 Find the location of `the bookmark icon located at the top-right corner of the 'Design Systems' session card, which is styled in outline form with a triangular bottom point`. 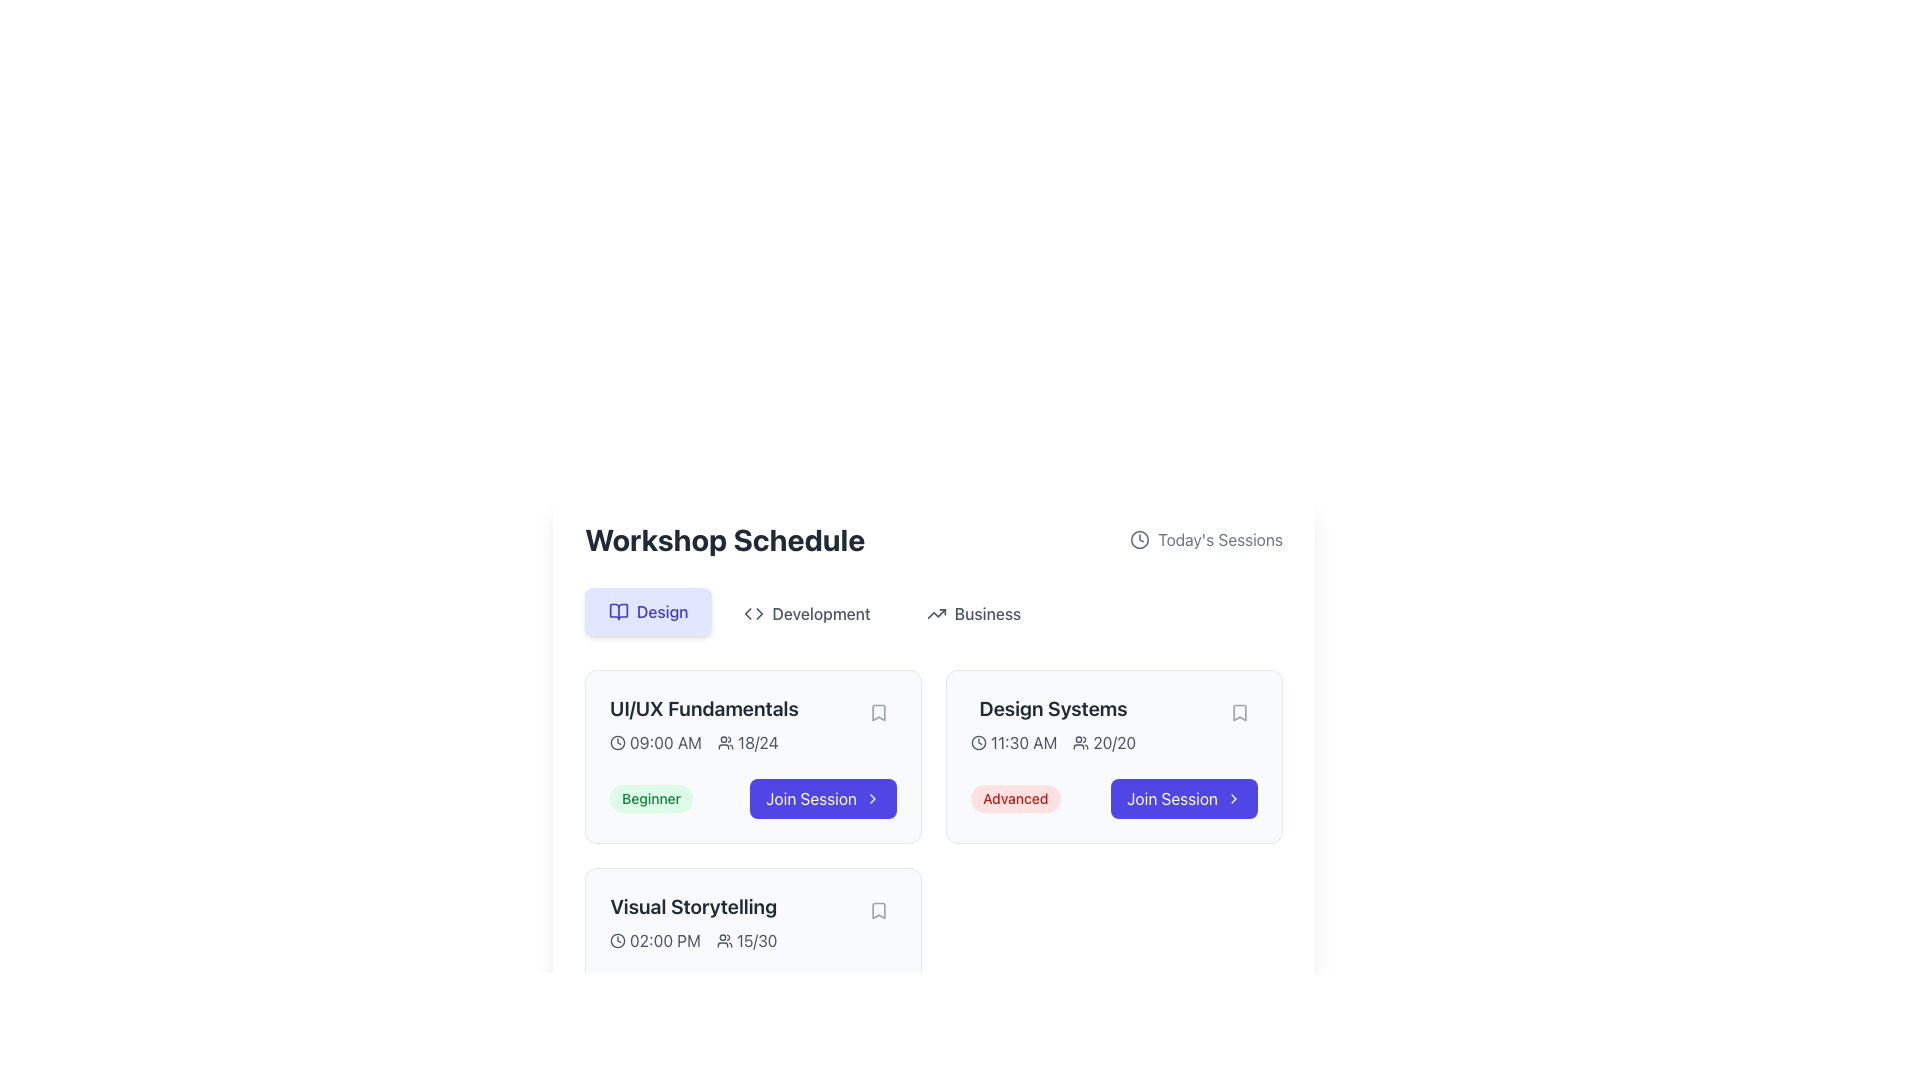

the bookmark icon located at the top-right corner of the 'Design Systems' session card, which is styled in outline form with a triangular bottom point is located at coordinates (1238, 712).